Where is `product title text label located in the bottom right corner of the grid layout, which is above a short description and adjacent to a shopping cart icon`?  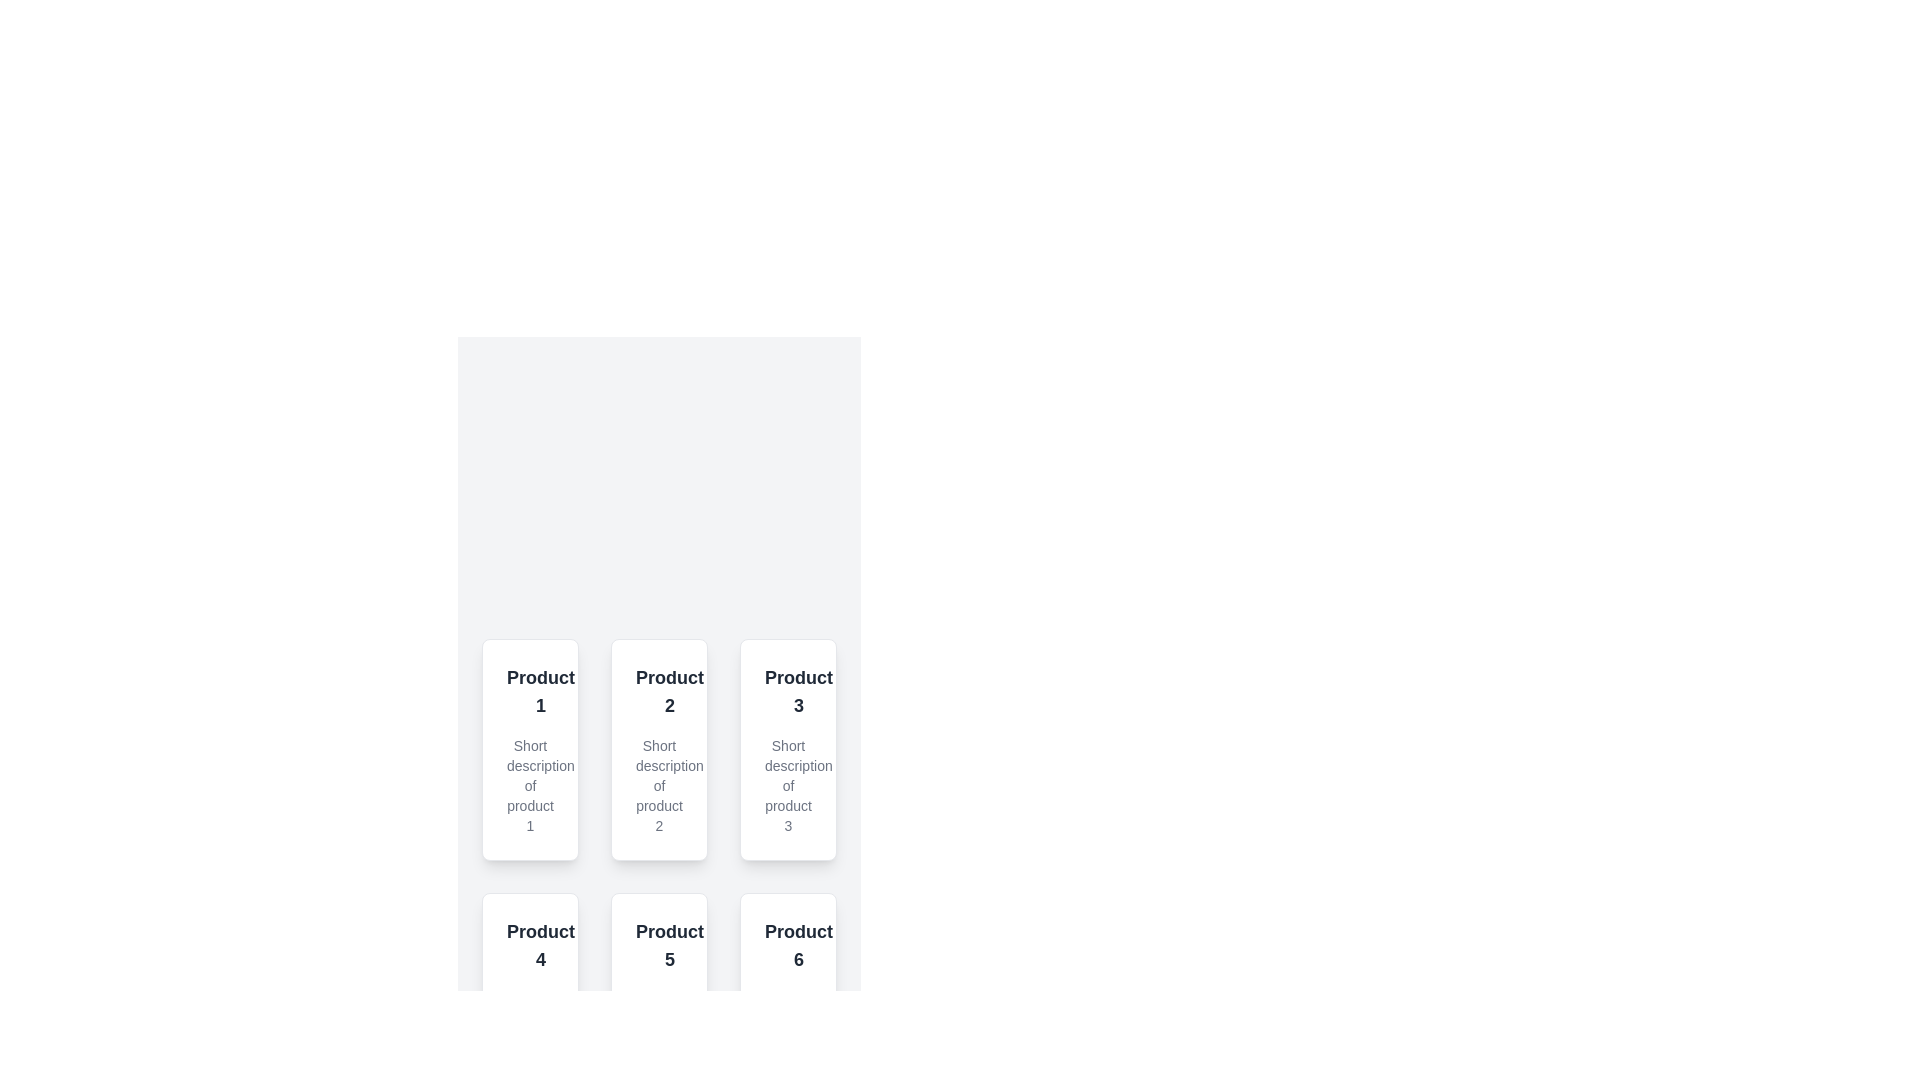 product title text label located in the bottom right corner of the grid layout, which is above a short description and adjacent to a shopping cart icon is located at coordinates (787, 945).